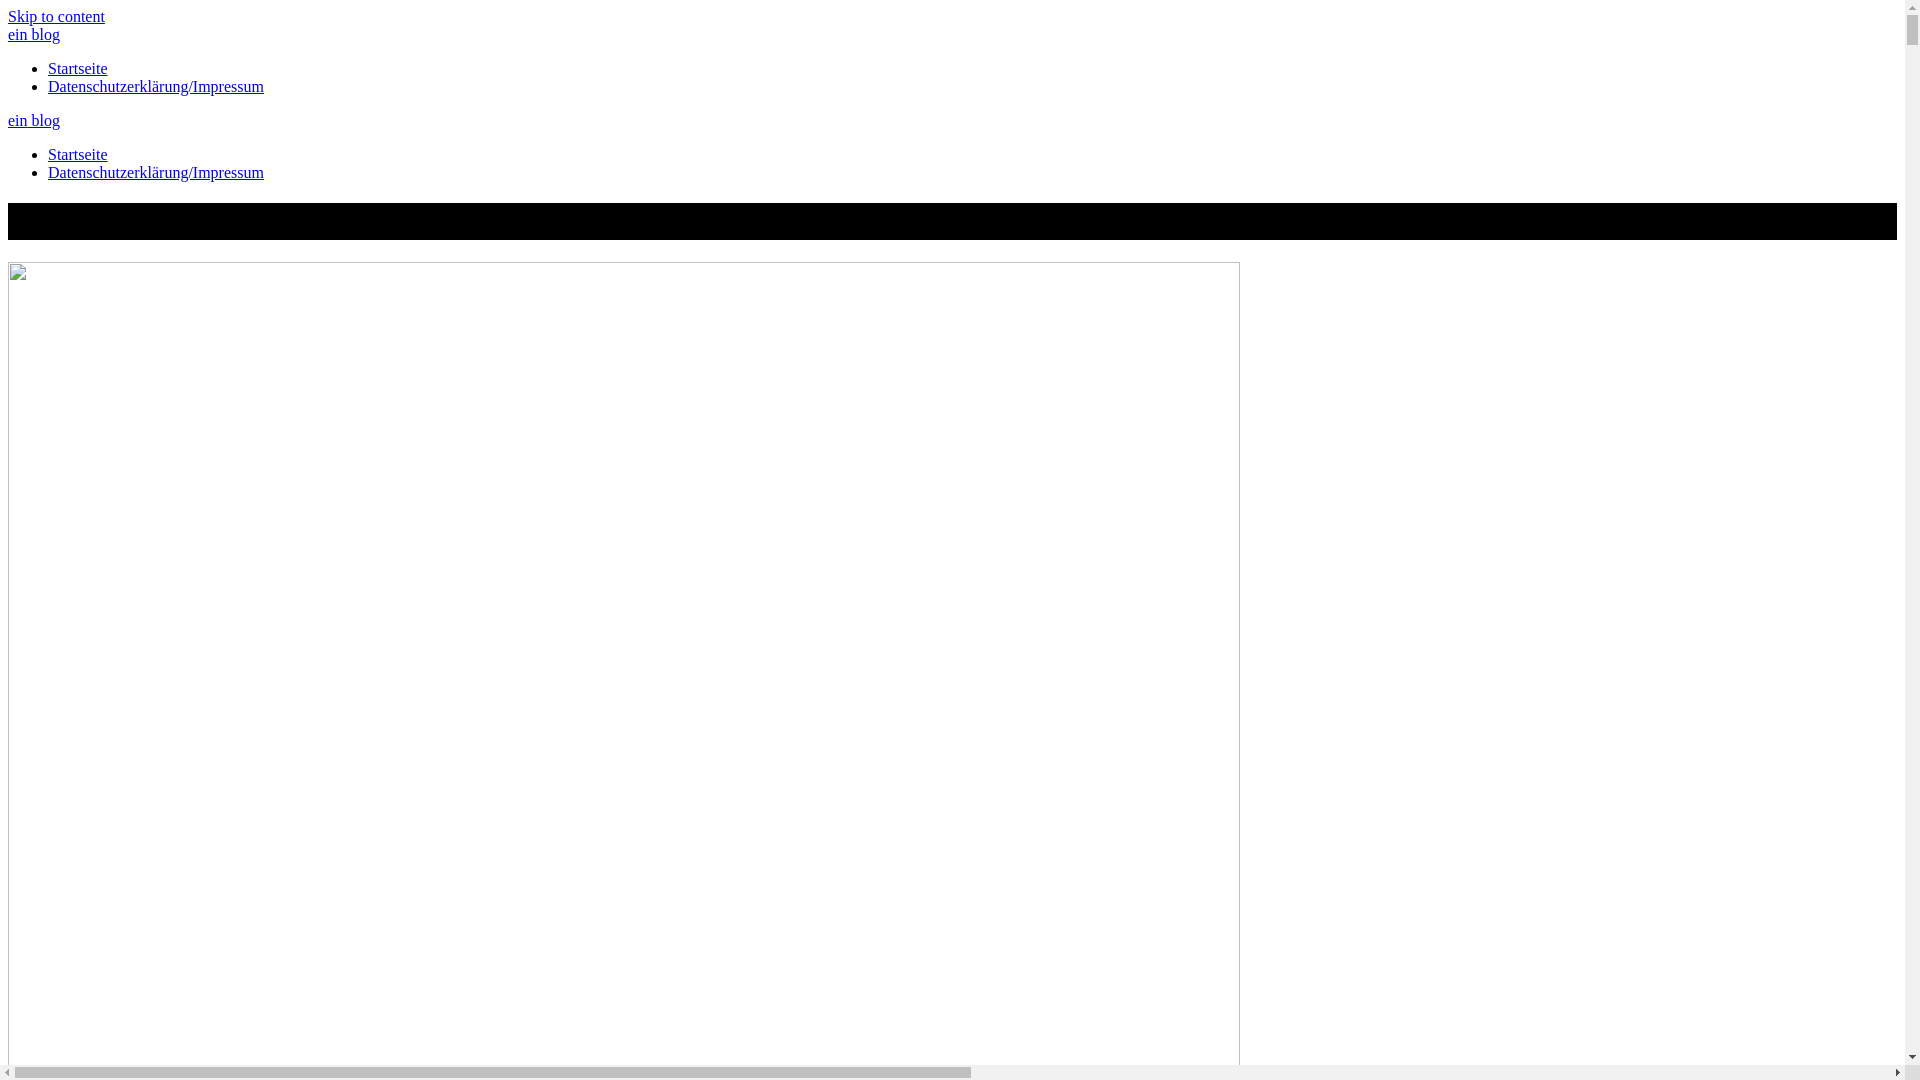 This screenshot has width=1920, height=1080. I want to click on 'ein blog', so click(33, 120).